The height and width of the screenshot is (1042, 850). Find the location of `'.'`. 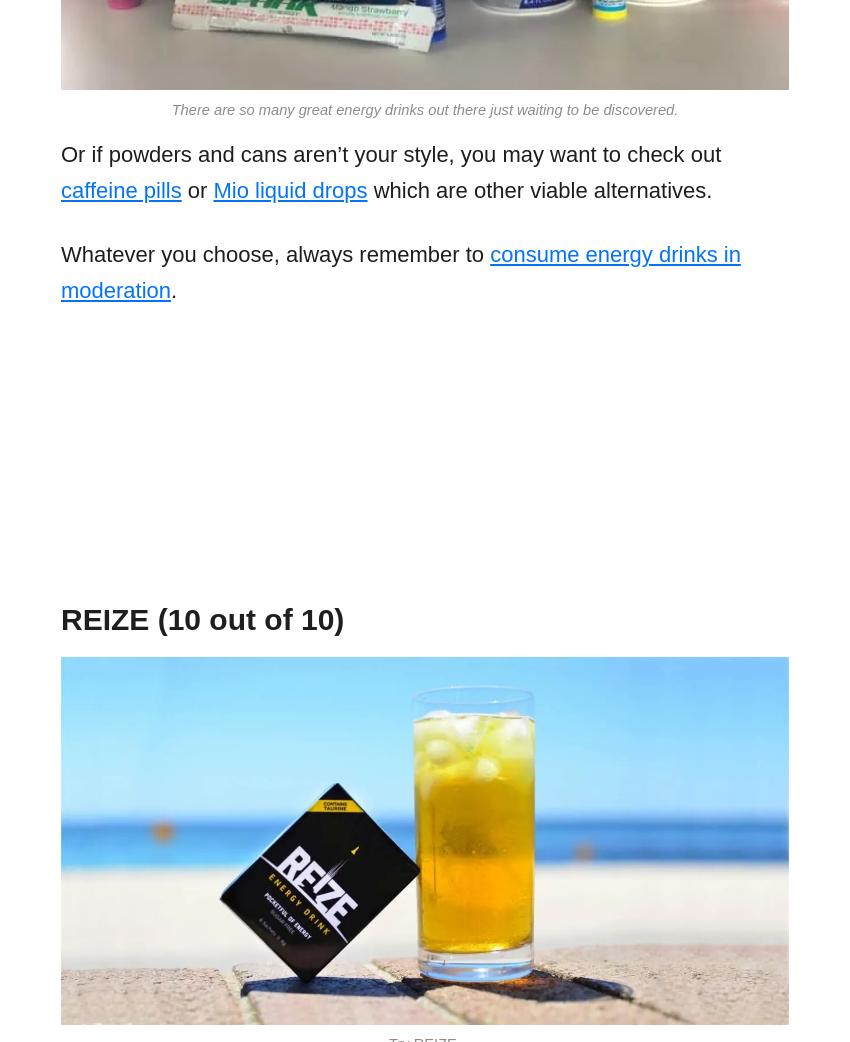

'.' is located at coordinates (172, 289).